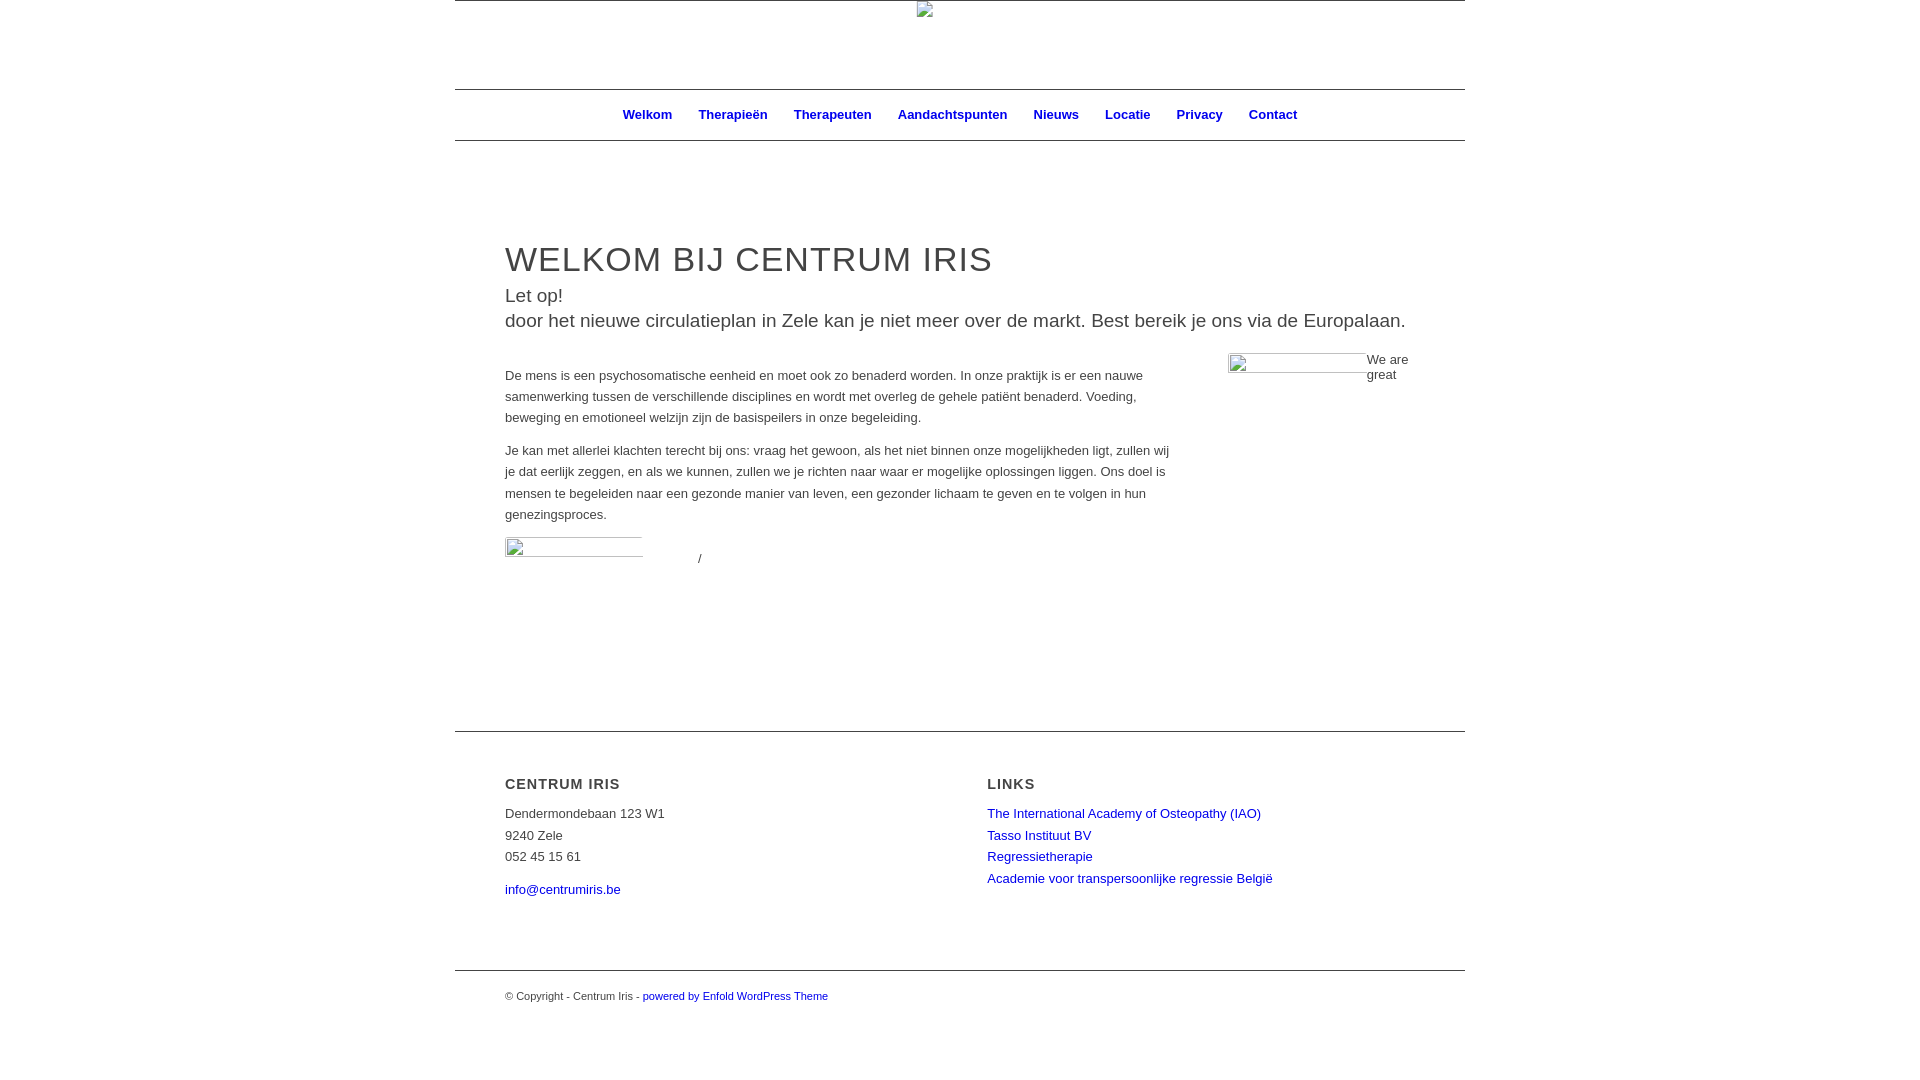 The width and height of the screenshot is (1920, 1080). What do you see at coordinates (561, 888) in the screenshot?
I see `'info@centrumiris.be'` at bounding box center [561, 888].